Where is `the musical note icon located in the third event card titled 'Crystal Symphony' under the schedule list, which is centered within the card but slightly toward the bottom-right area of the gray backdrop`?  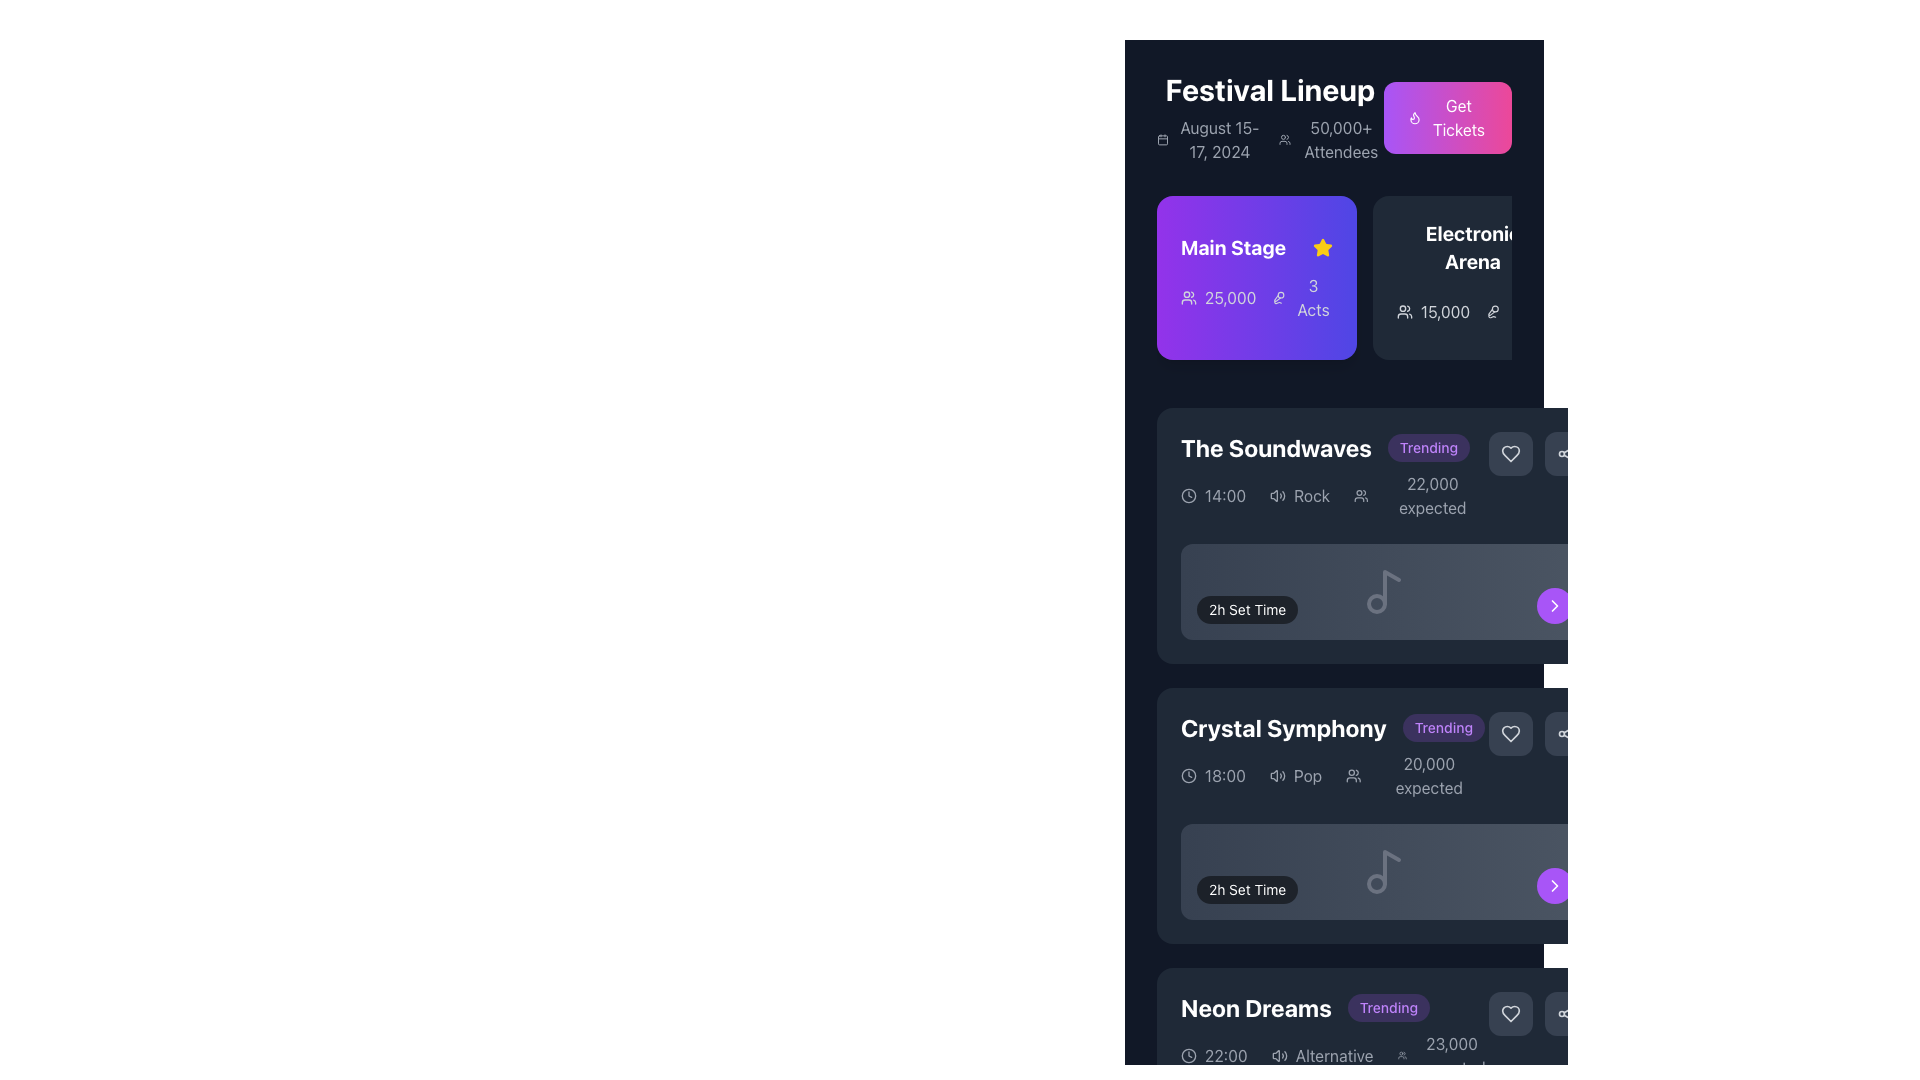 the musical note icon located in the third event card titled 'Crystal Symphony' under the schedule list, which is centered within the card but slightly toward the bottom-right area of the gray backdrop is located at coordinates (1383, 870).